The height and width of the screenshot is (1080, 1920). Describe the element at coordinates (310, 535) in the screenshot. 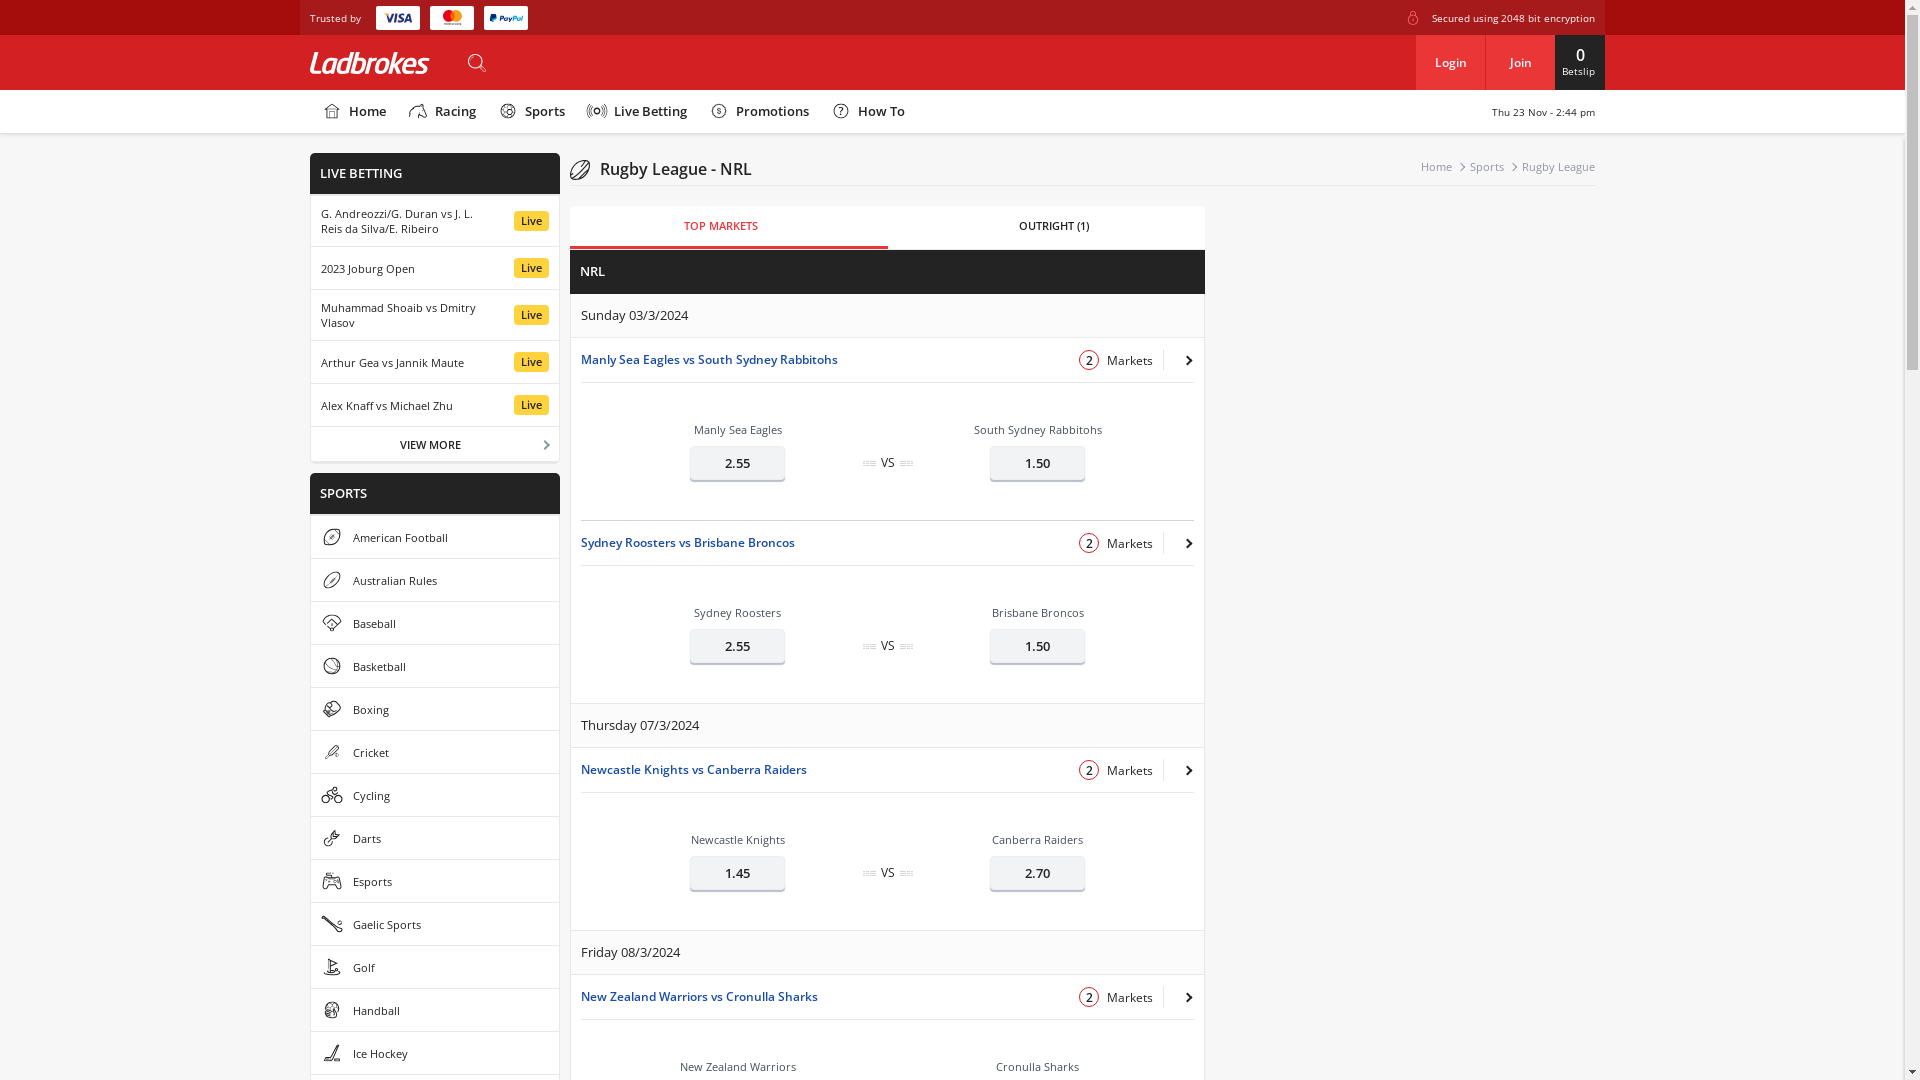

I see `'American Football'` at that location.